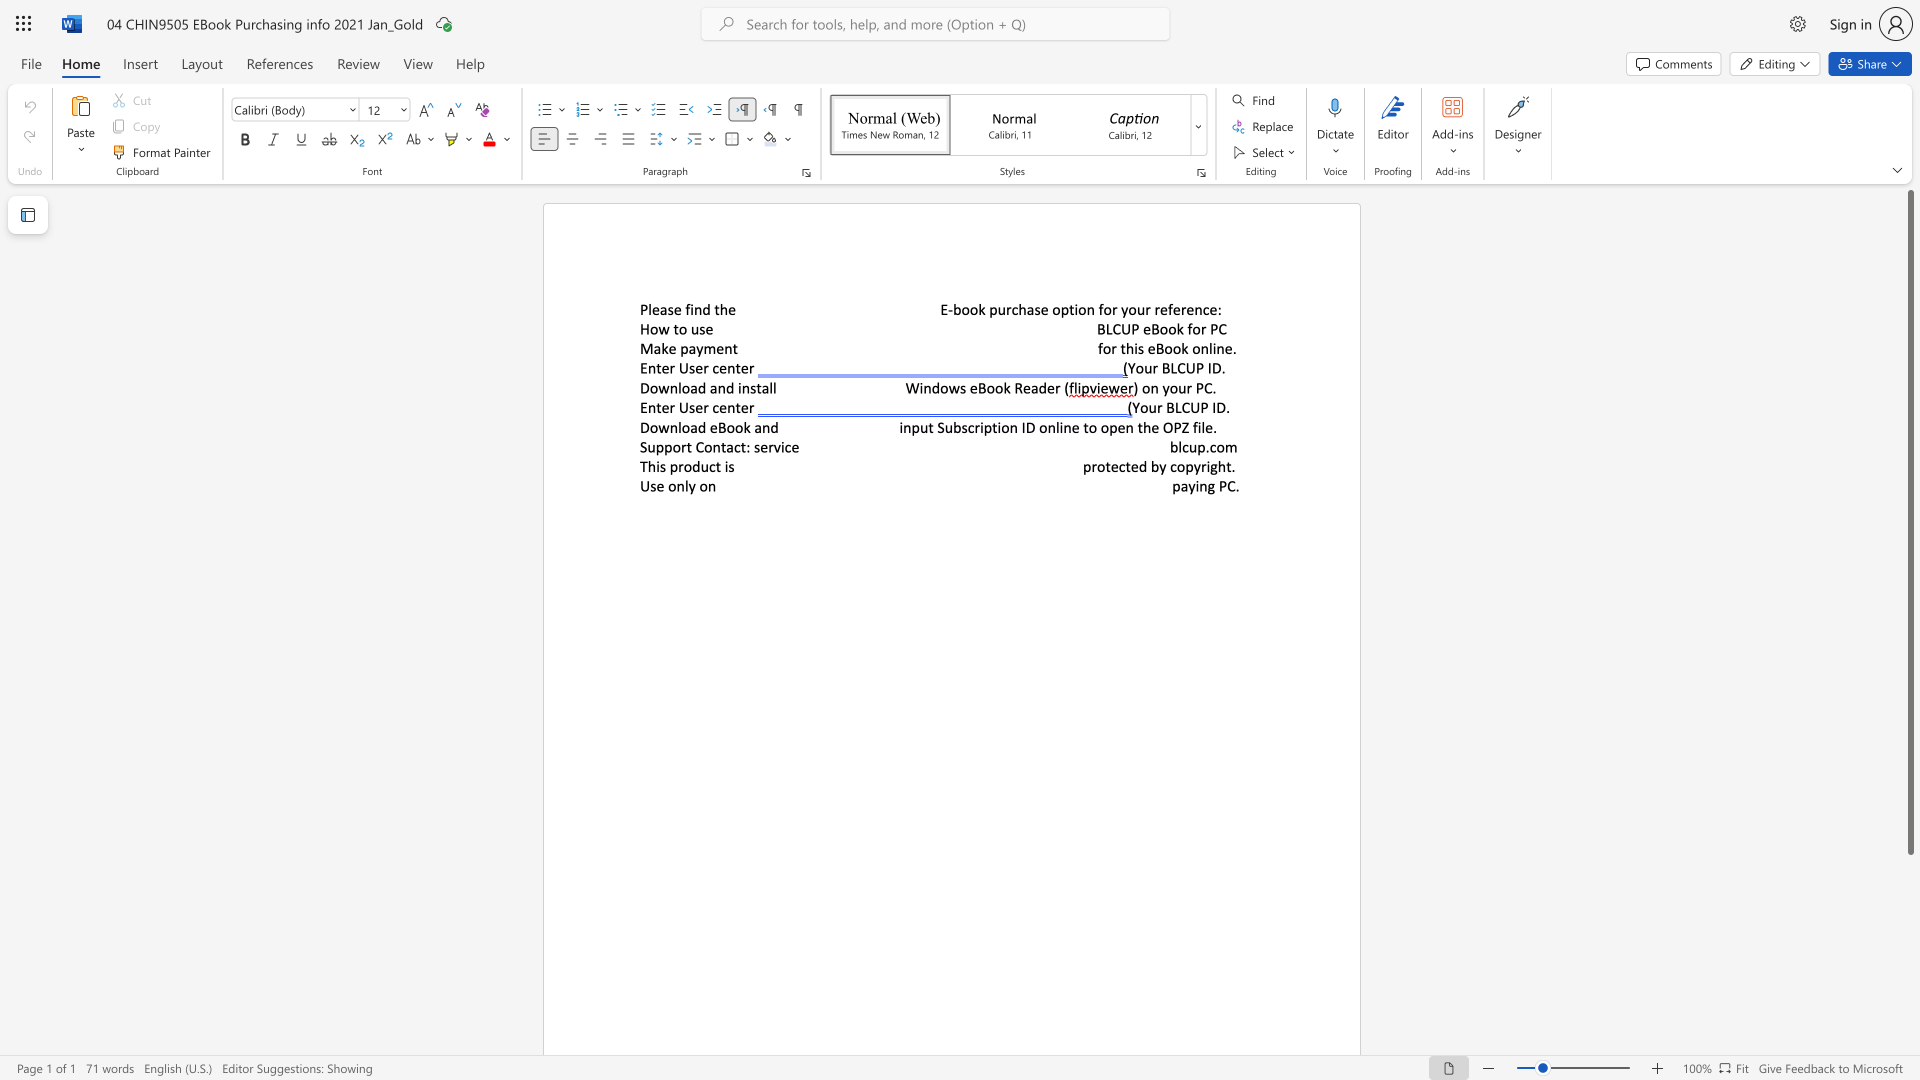  Describe the element at coordinates (1135, 328) in the screenshot. I see `the 1th character "P" in the text` at that location.